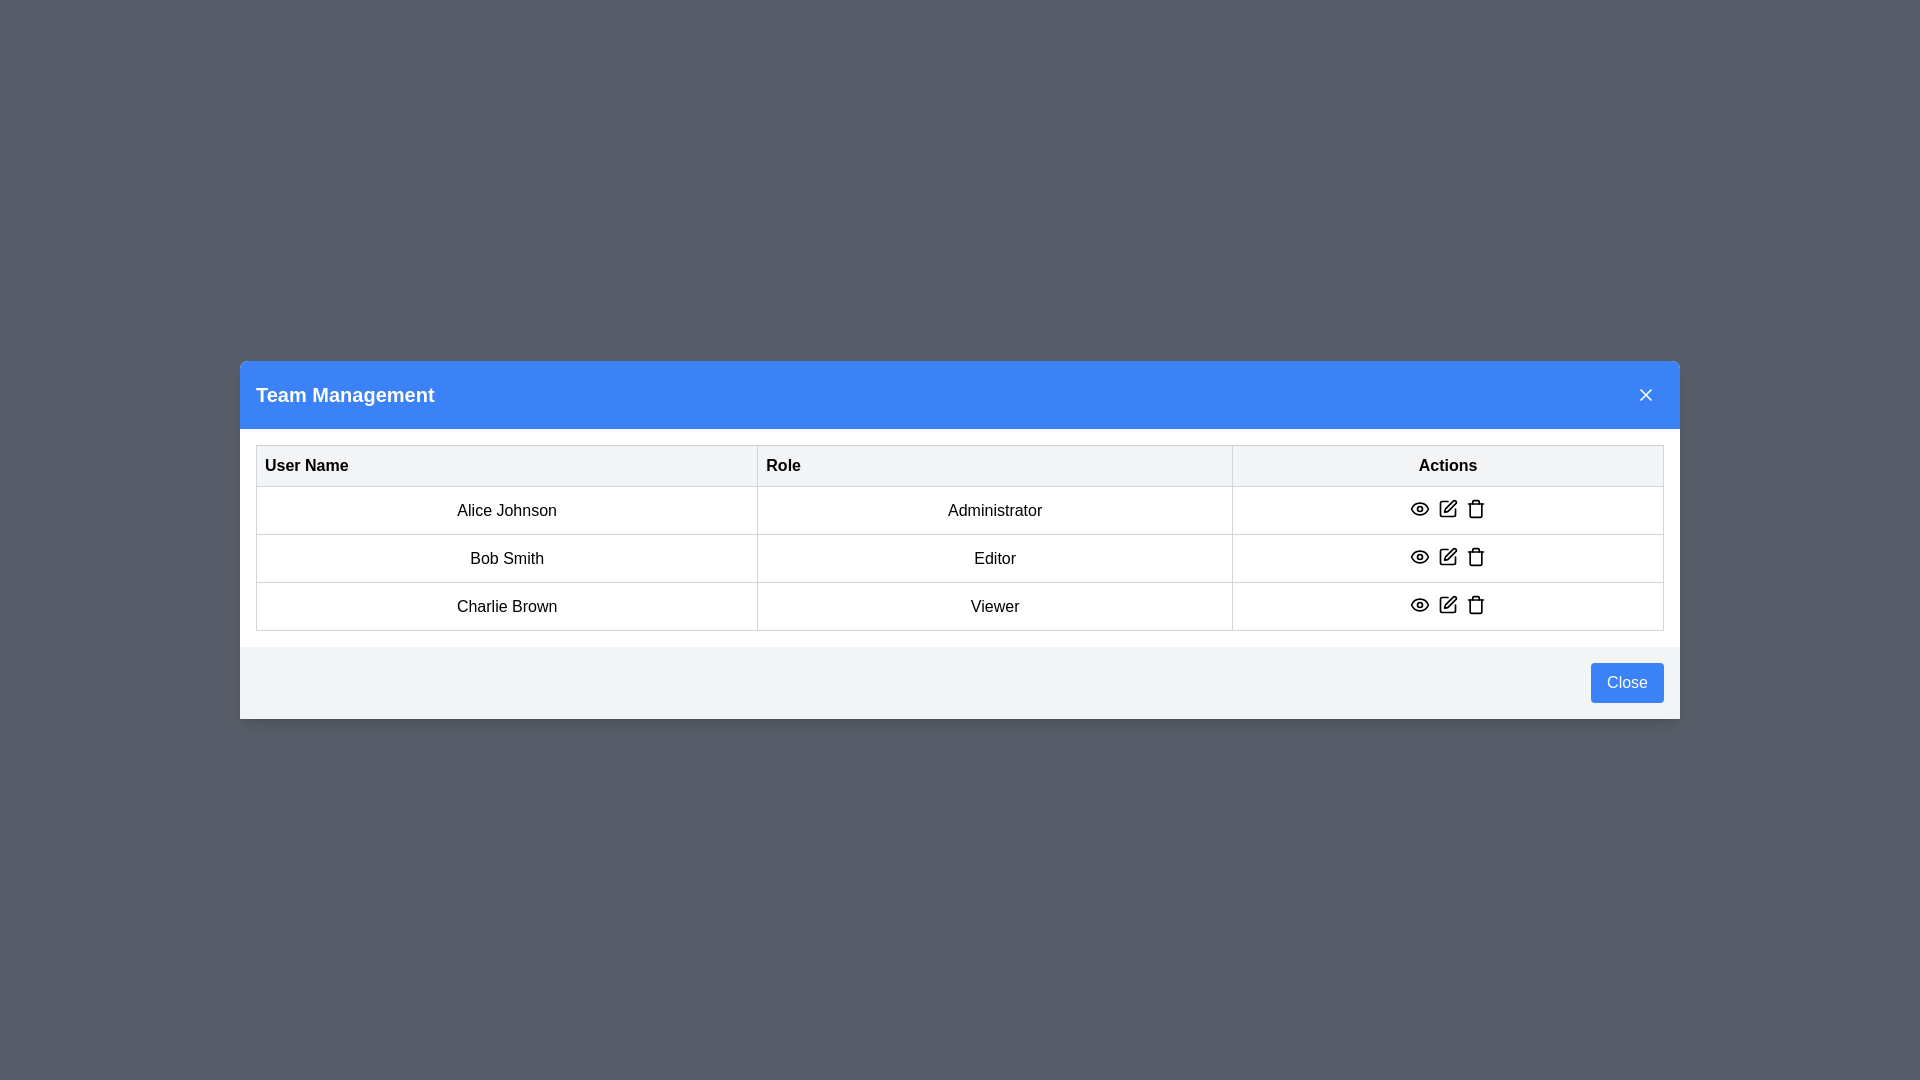 The image size is (1920, 1080). Describe the element at coordinates (1419, 604) in the screenshot. I see `the eye-shaped icon button located in the bottom row of the user roles table, first action icon in the Actions column` at that location.